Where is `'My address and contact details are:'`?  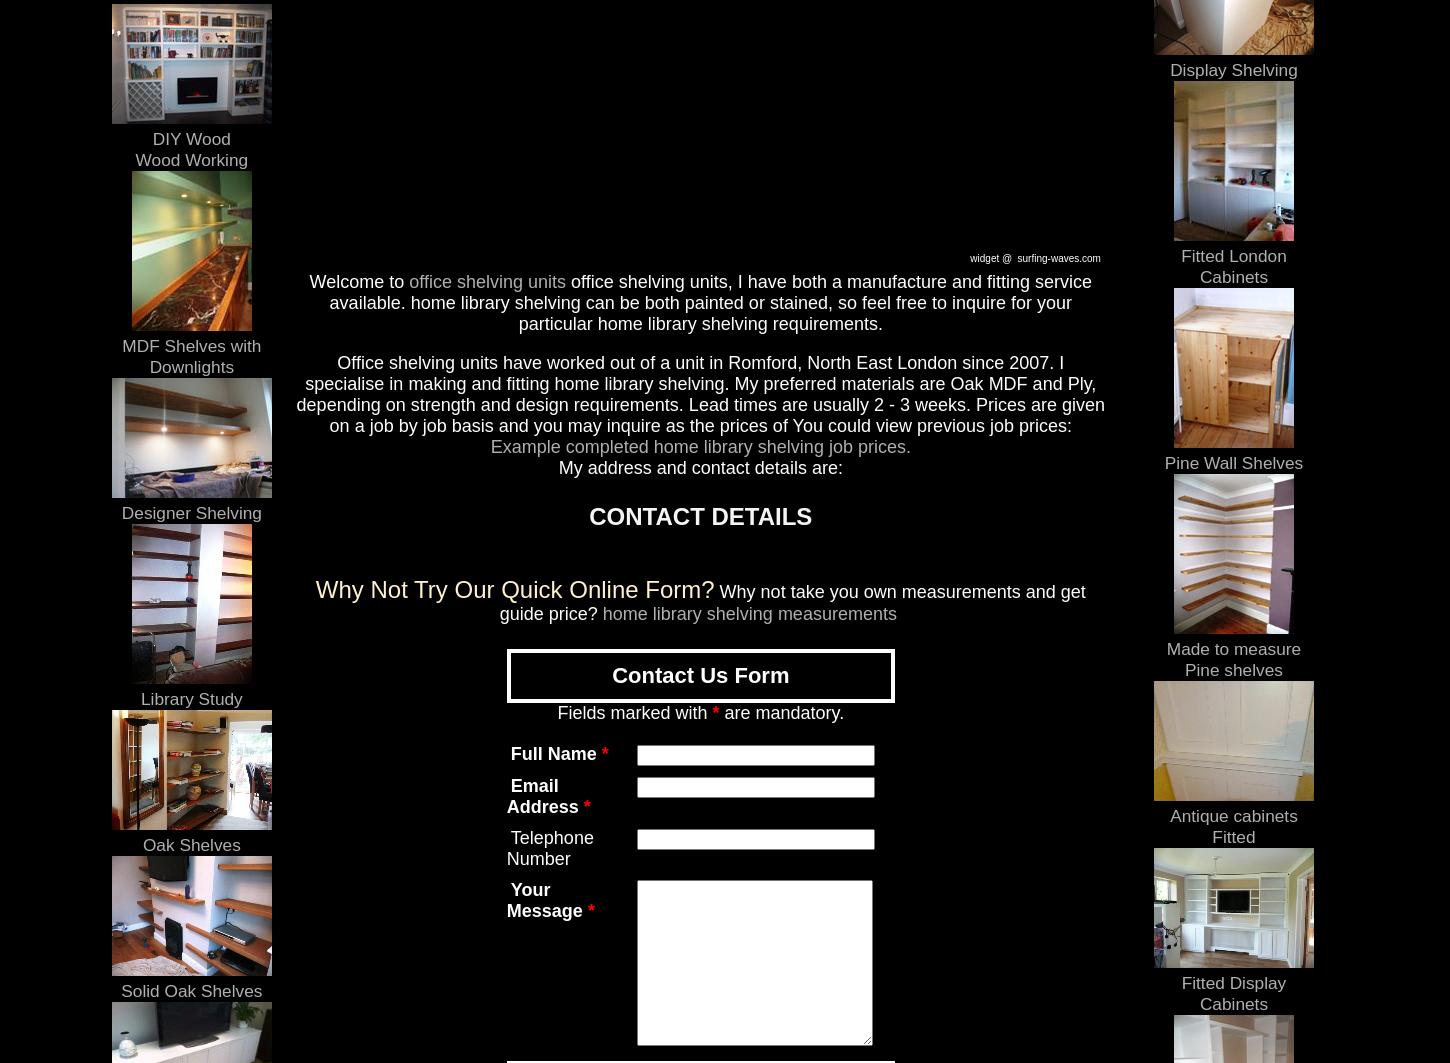
'My address and contact details are:' is located at coordinates (699, 466).